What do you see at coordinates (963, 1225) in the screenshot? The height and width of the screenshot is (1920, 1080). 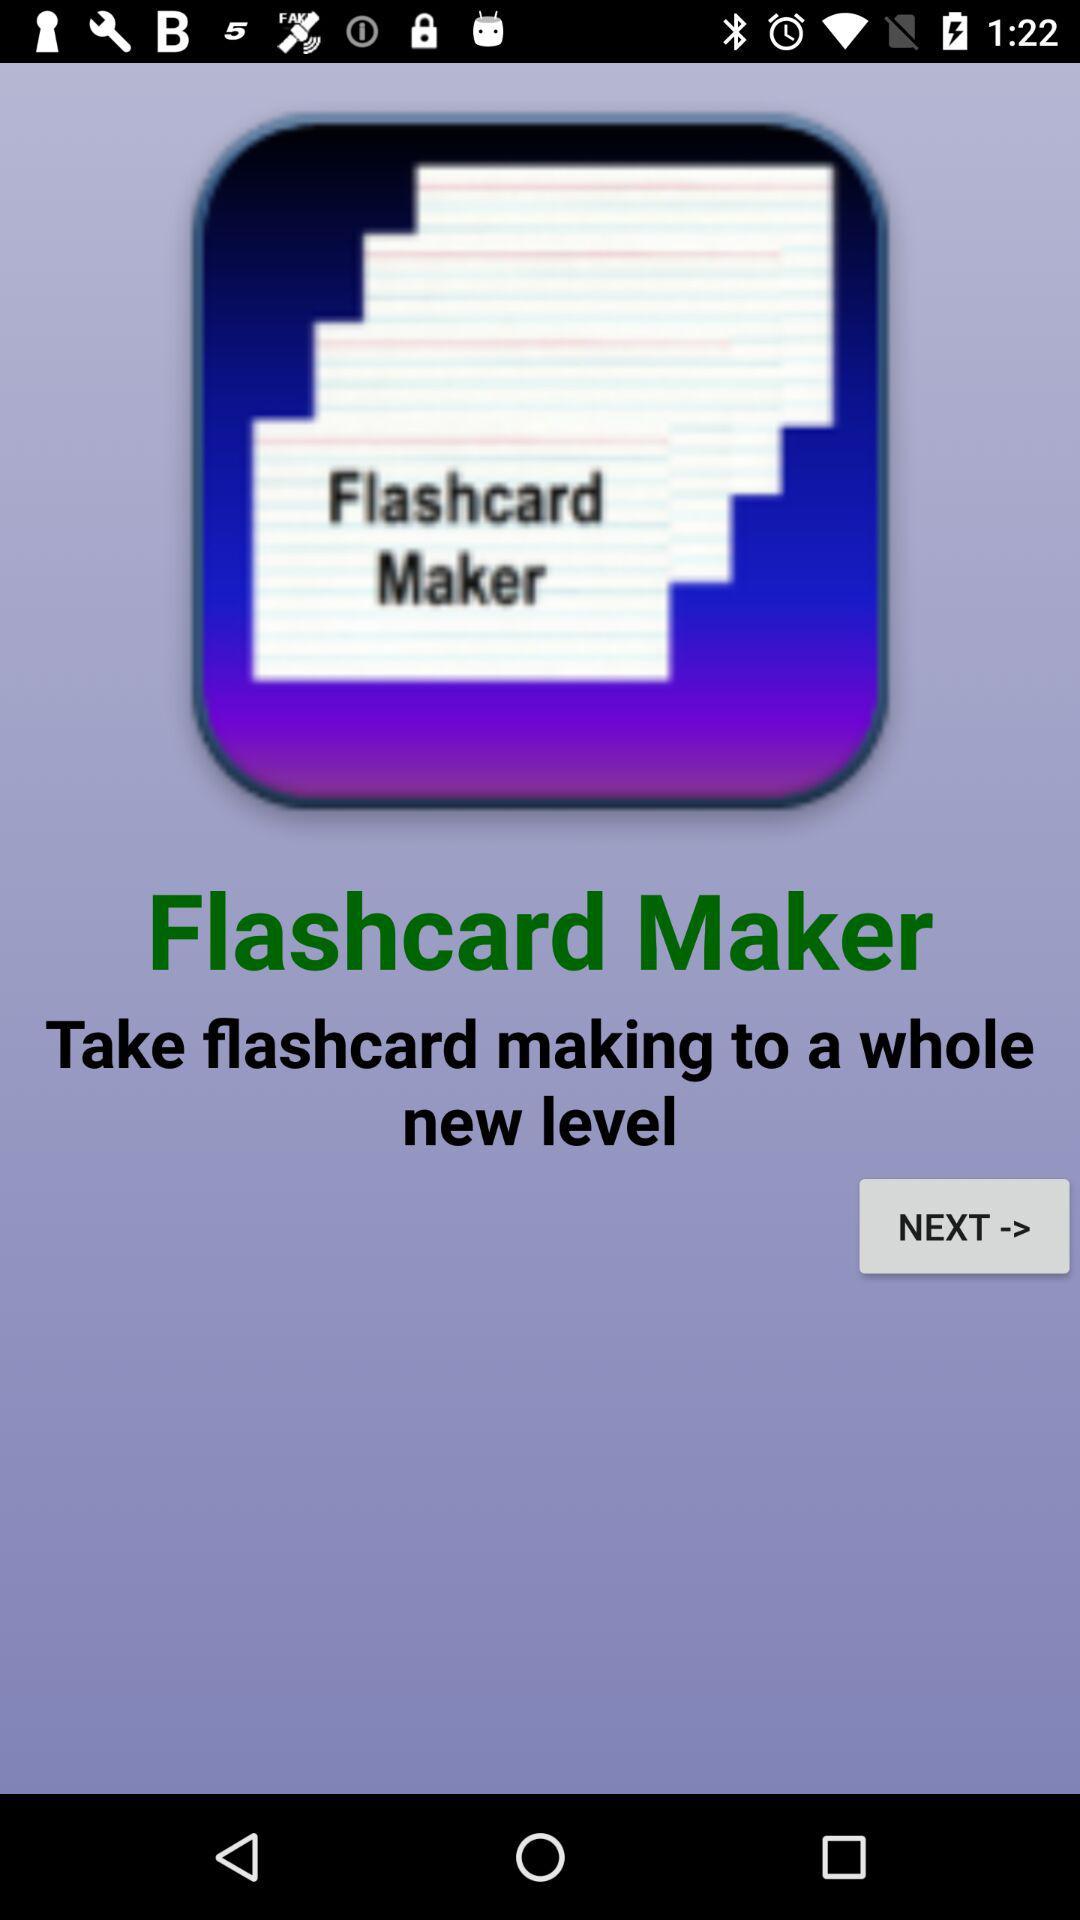 I see `app below take flashcard making item` at bounding box center [963, 1225].